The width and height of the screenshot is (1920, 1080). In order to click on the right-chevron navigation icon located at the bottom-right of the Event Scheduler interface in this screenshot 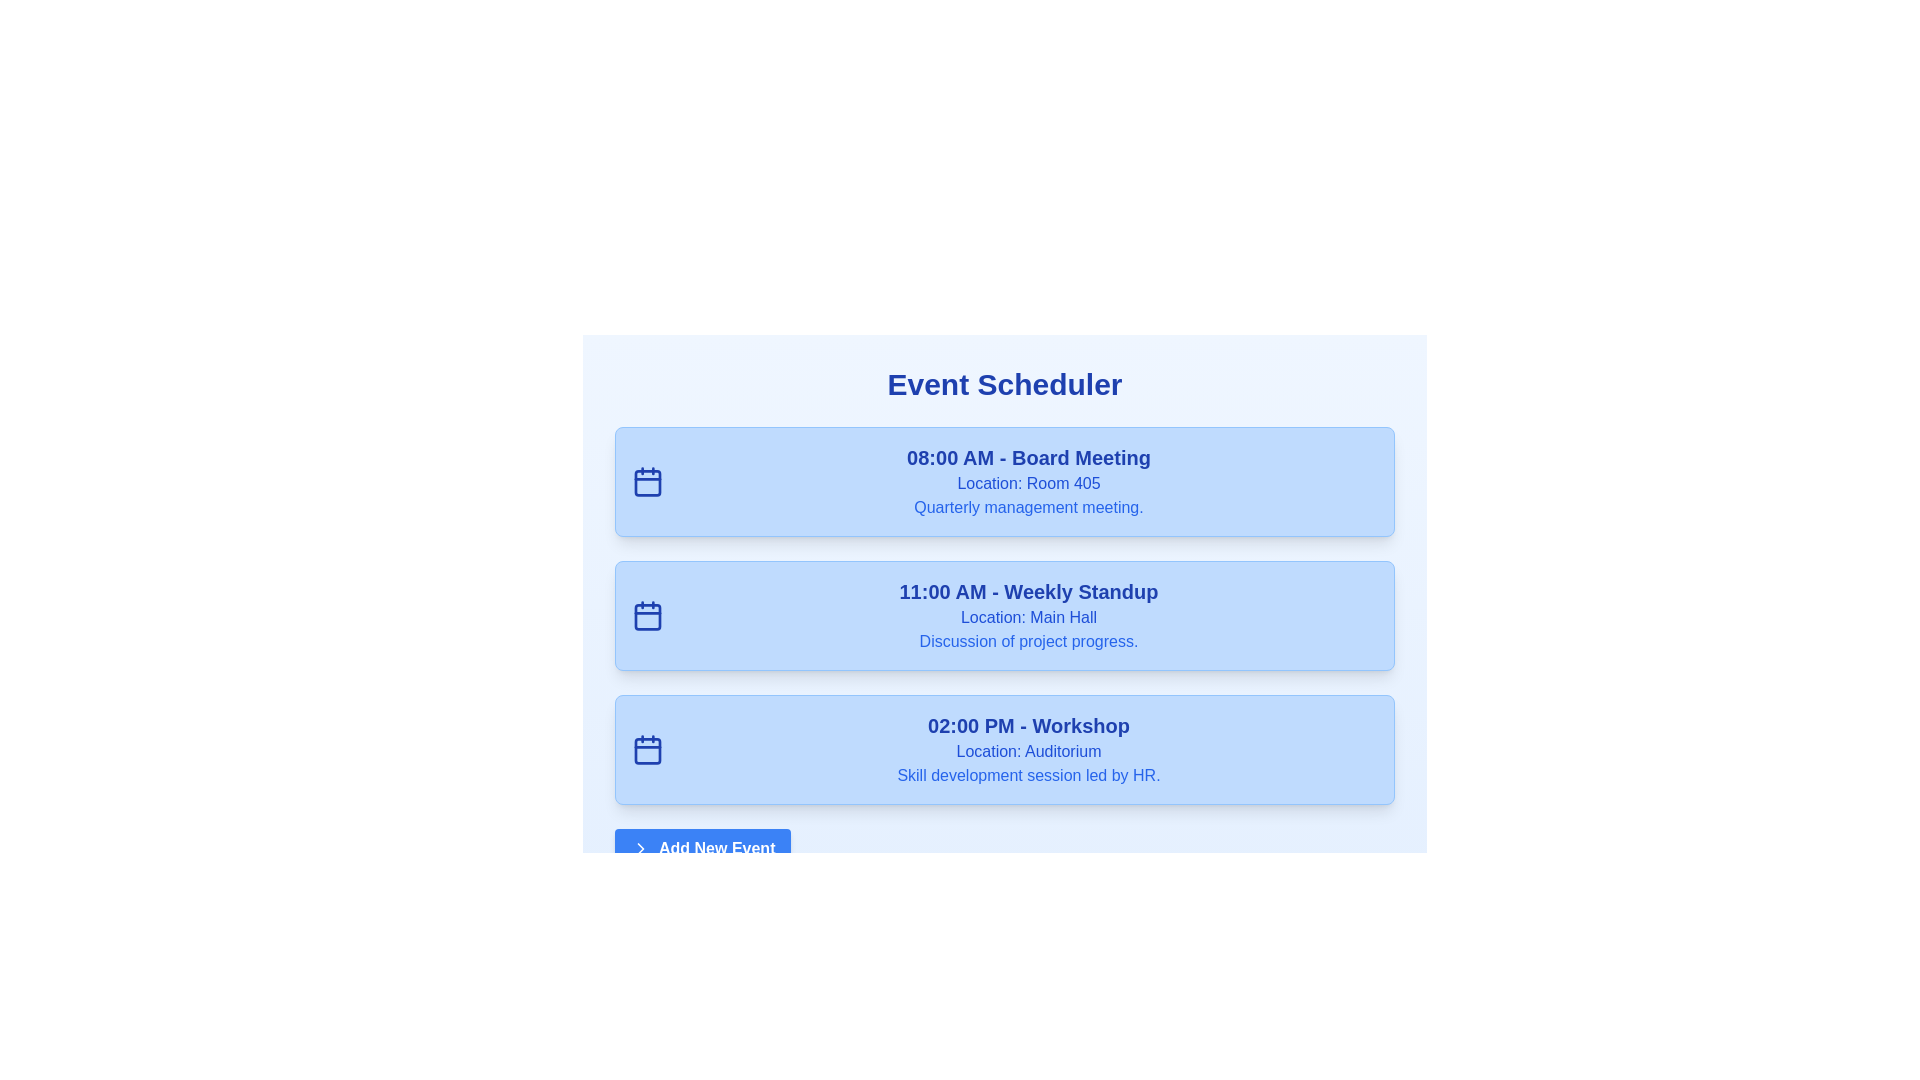, I will do `click(641, 848)`.